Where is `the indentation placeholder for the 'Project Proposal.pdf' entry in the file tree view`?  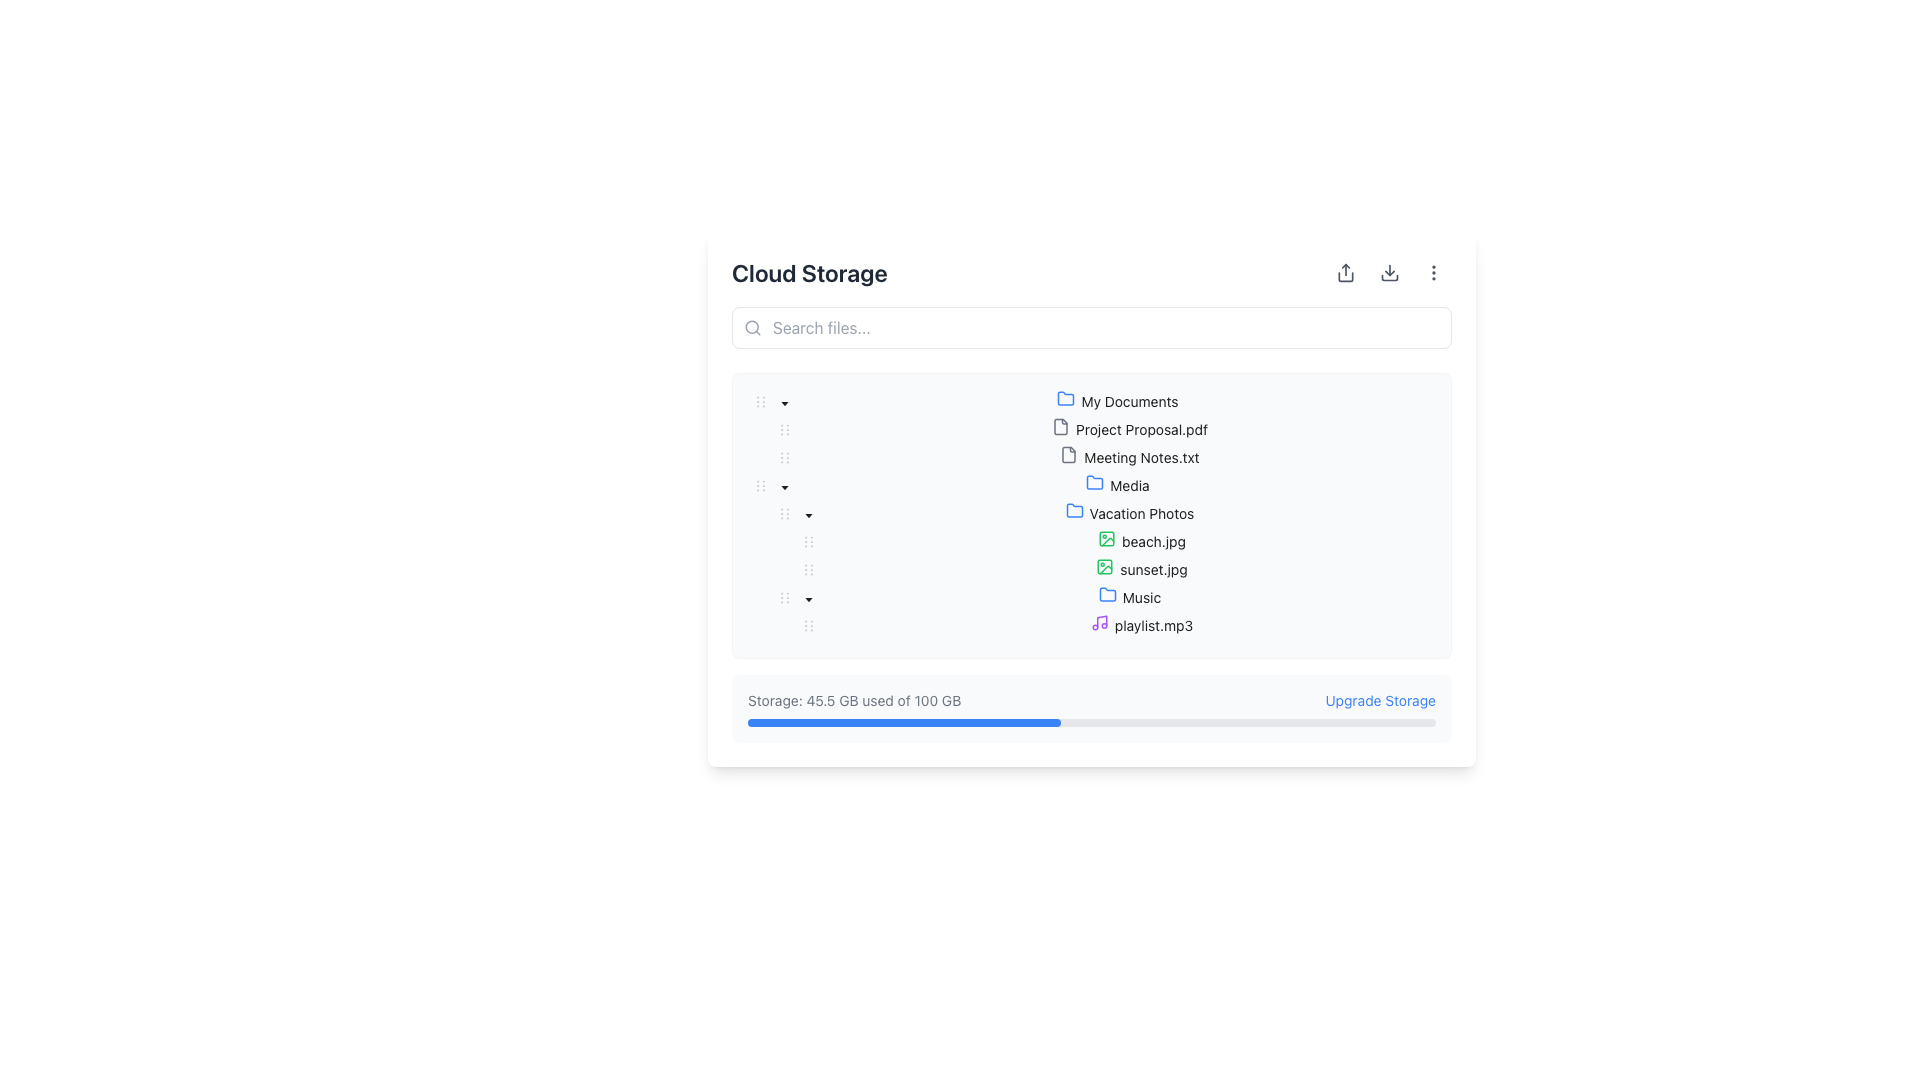
the indentation placeholder for the 'Project Proposal.pdf' entry in the file tree view is located at coordinates (760, 428).